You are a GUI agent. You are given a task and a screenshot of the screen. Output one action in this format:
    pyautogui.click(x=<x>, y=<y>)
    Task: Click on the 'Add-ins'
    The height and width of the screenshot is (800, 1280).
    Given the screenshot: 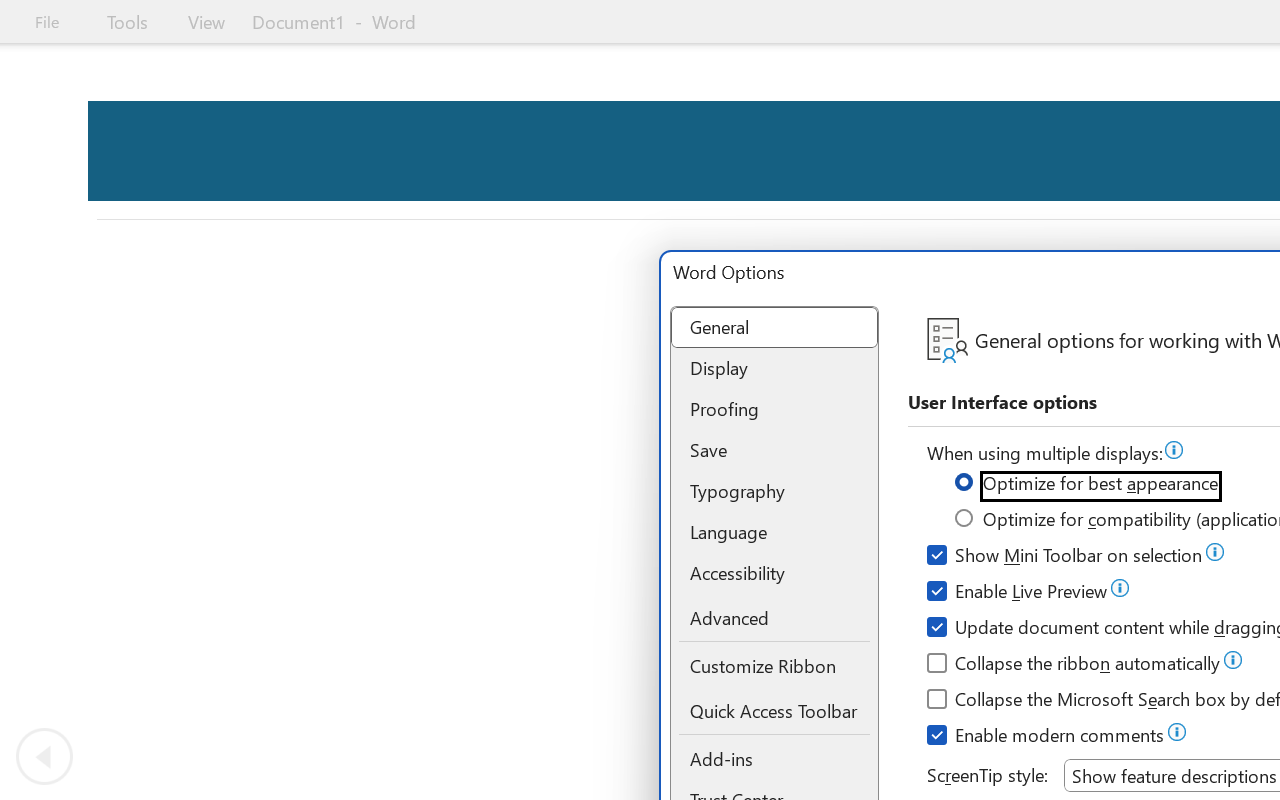 What is the action you would take?
    pyautogui.click(x=773, y=759)
    